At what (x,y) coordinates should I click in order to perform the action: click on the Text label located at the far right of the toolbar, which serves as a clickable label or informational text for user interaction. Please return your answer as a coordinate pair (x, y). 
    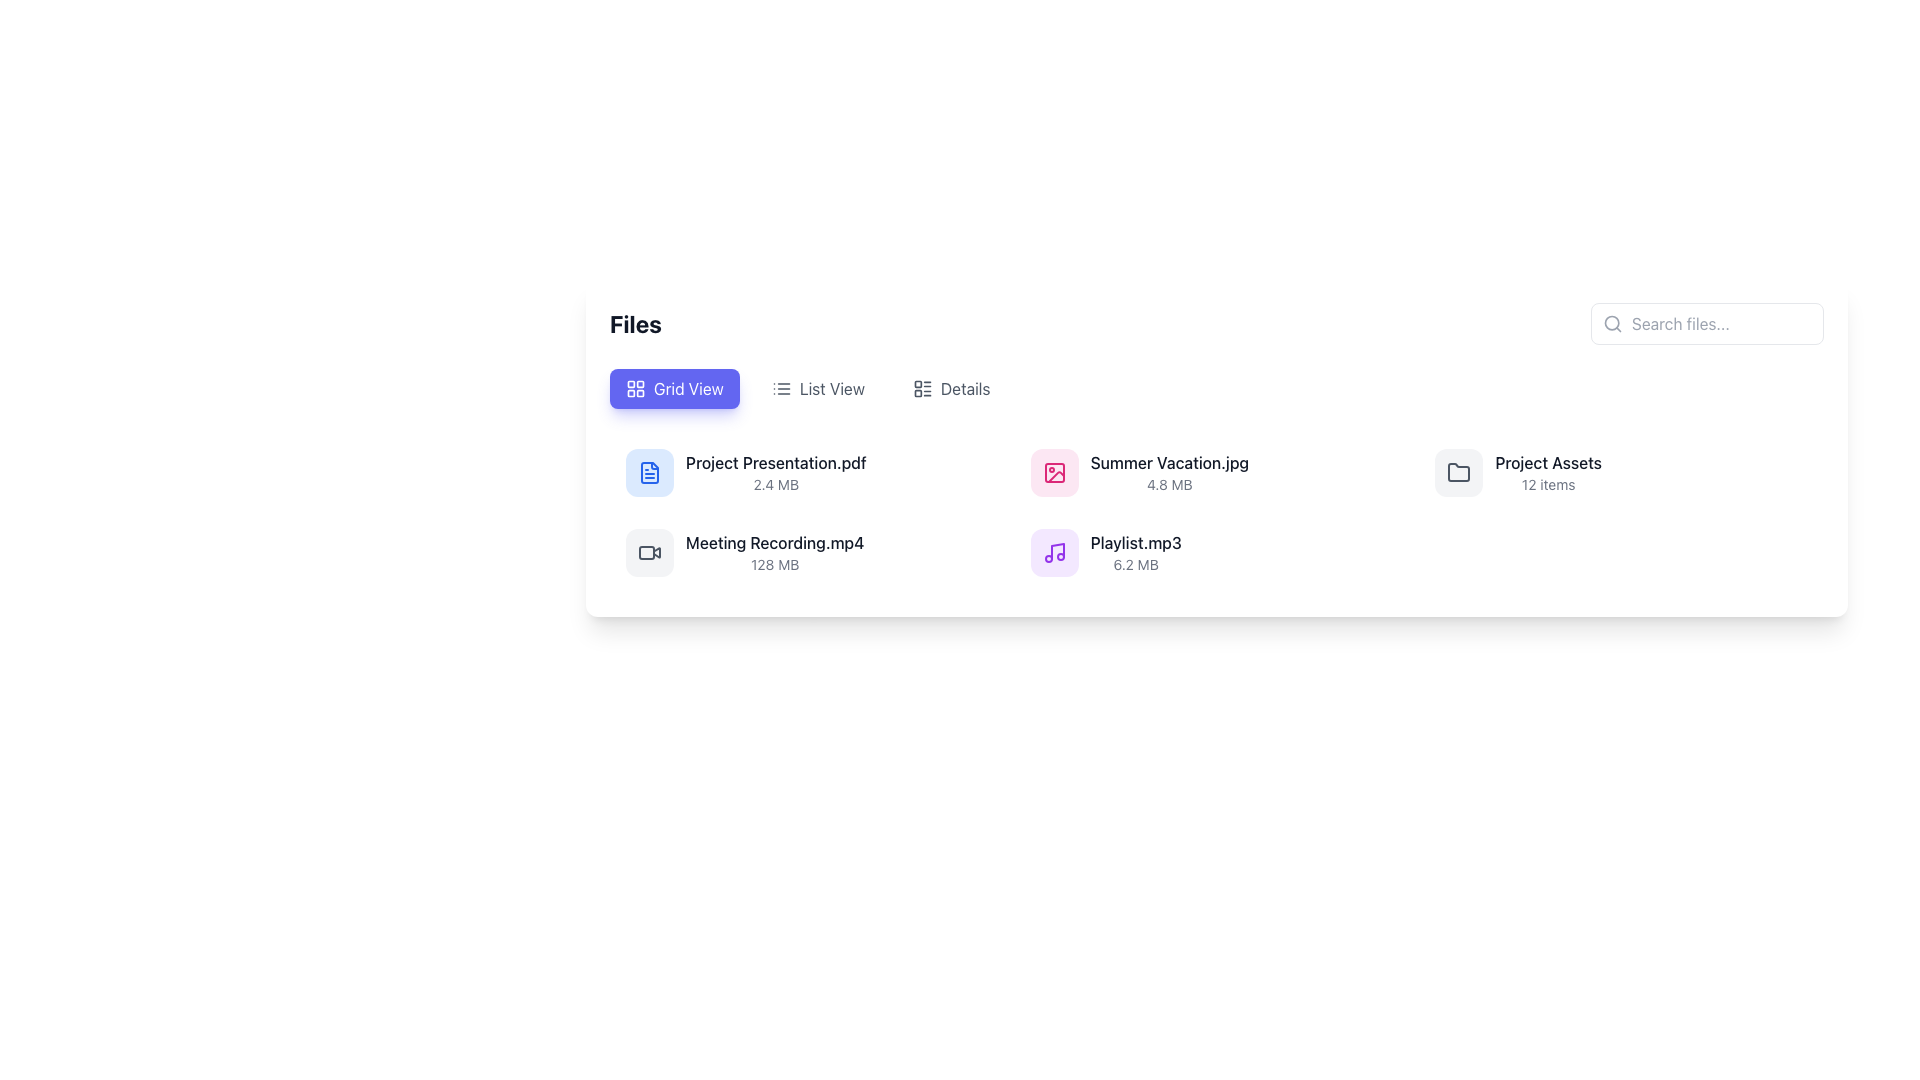
    Looking at the image, I should click on (965, 389).